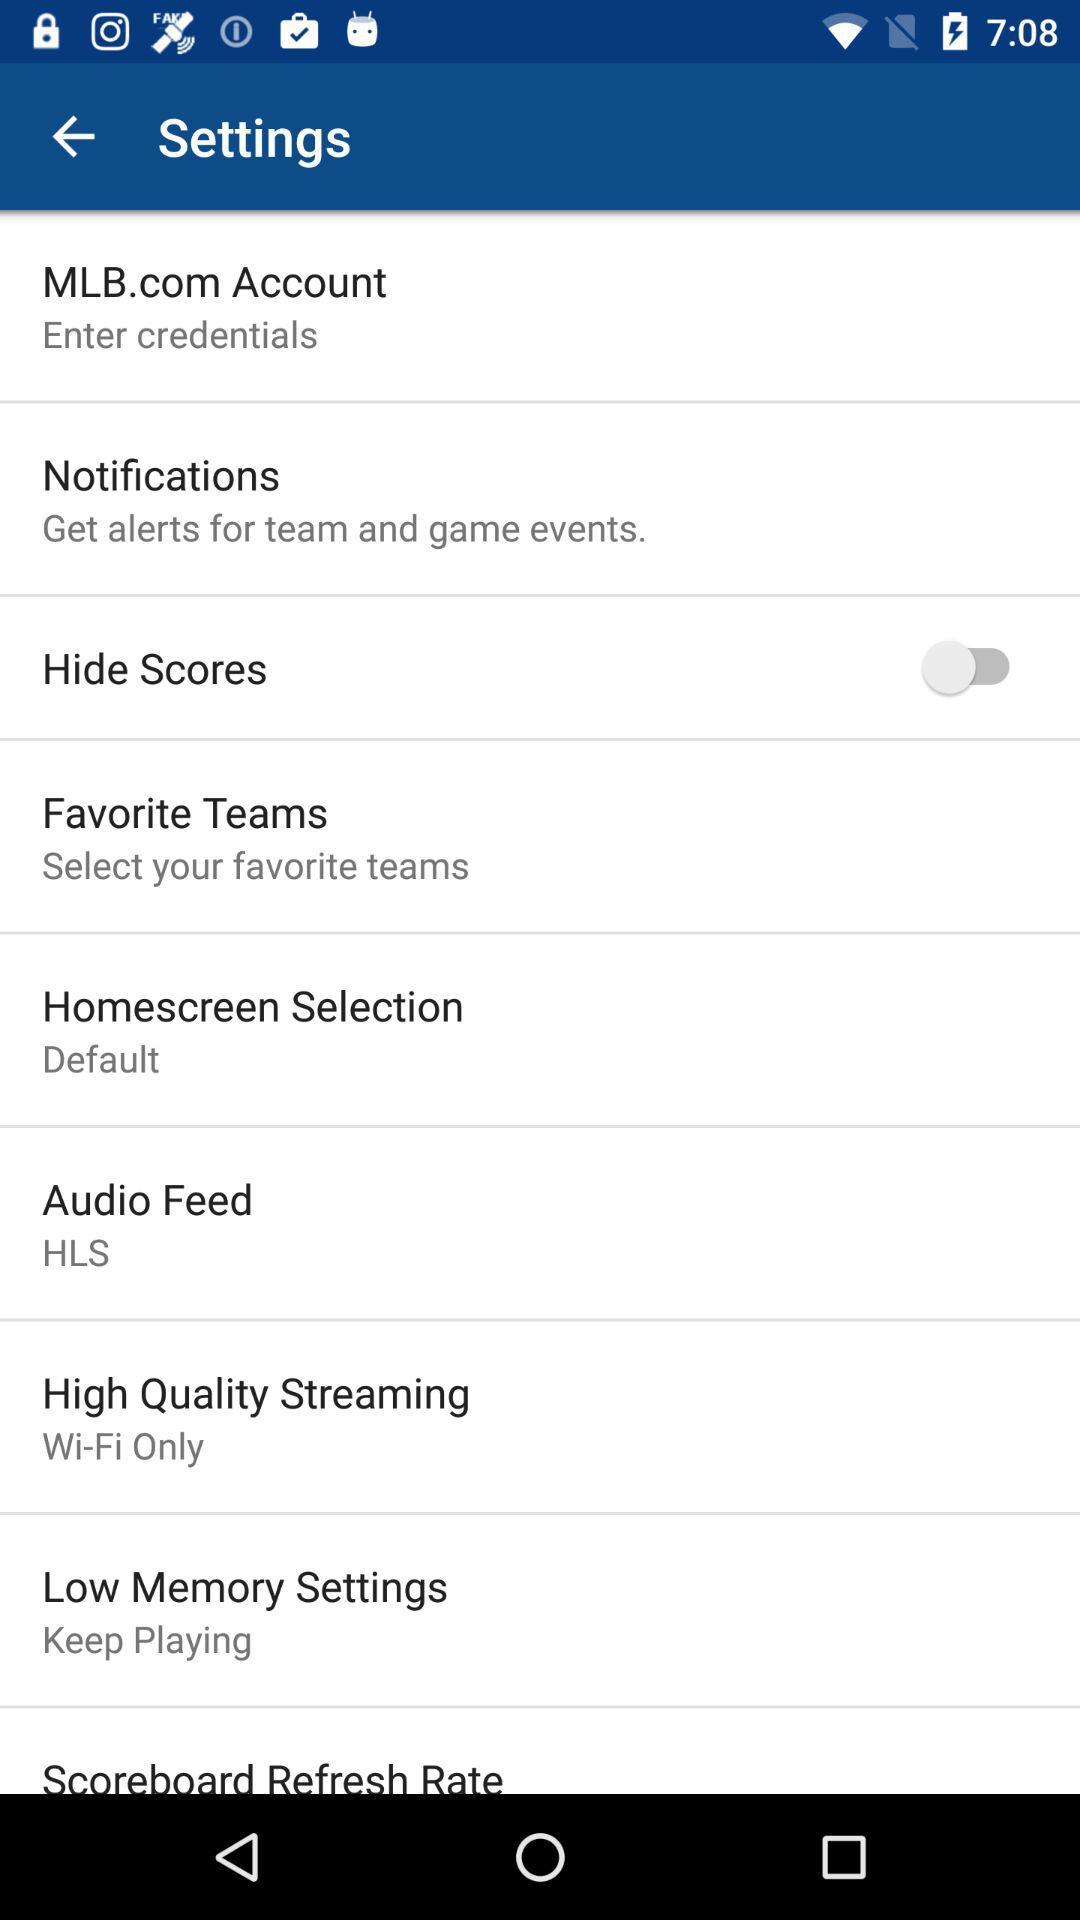 The width and height of the screenshot is (1080, 1920). I want to click on the item above audio feed, so click(100, 1057).